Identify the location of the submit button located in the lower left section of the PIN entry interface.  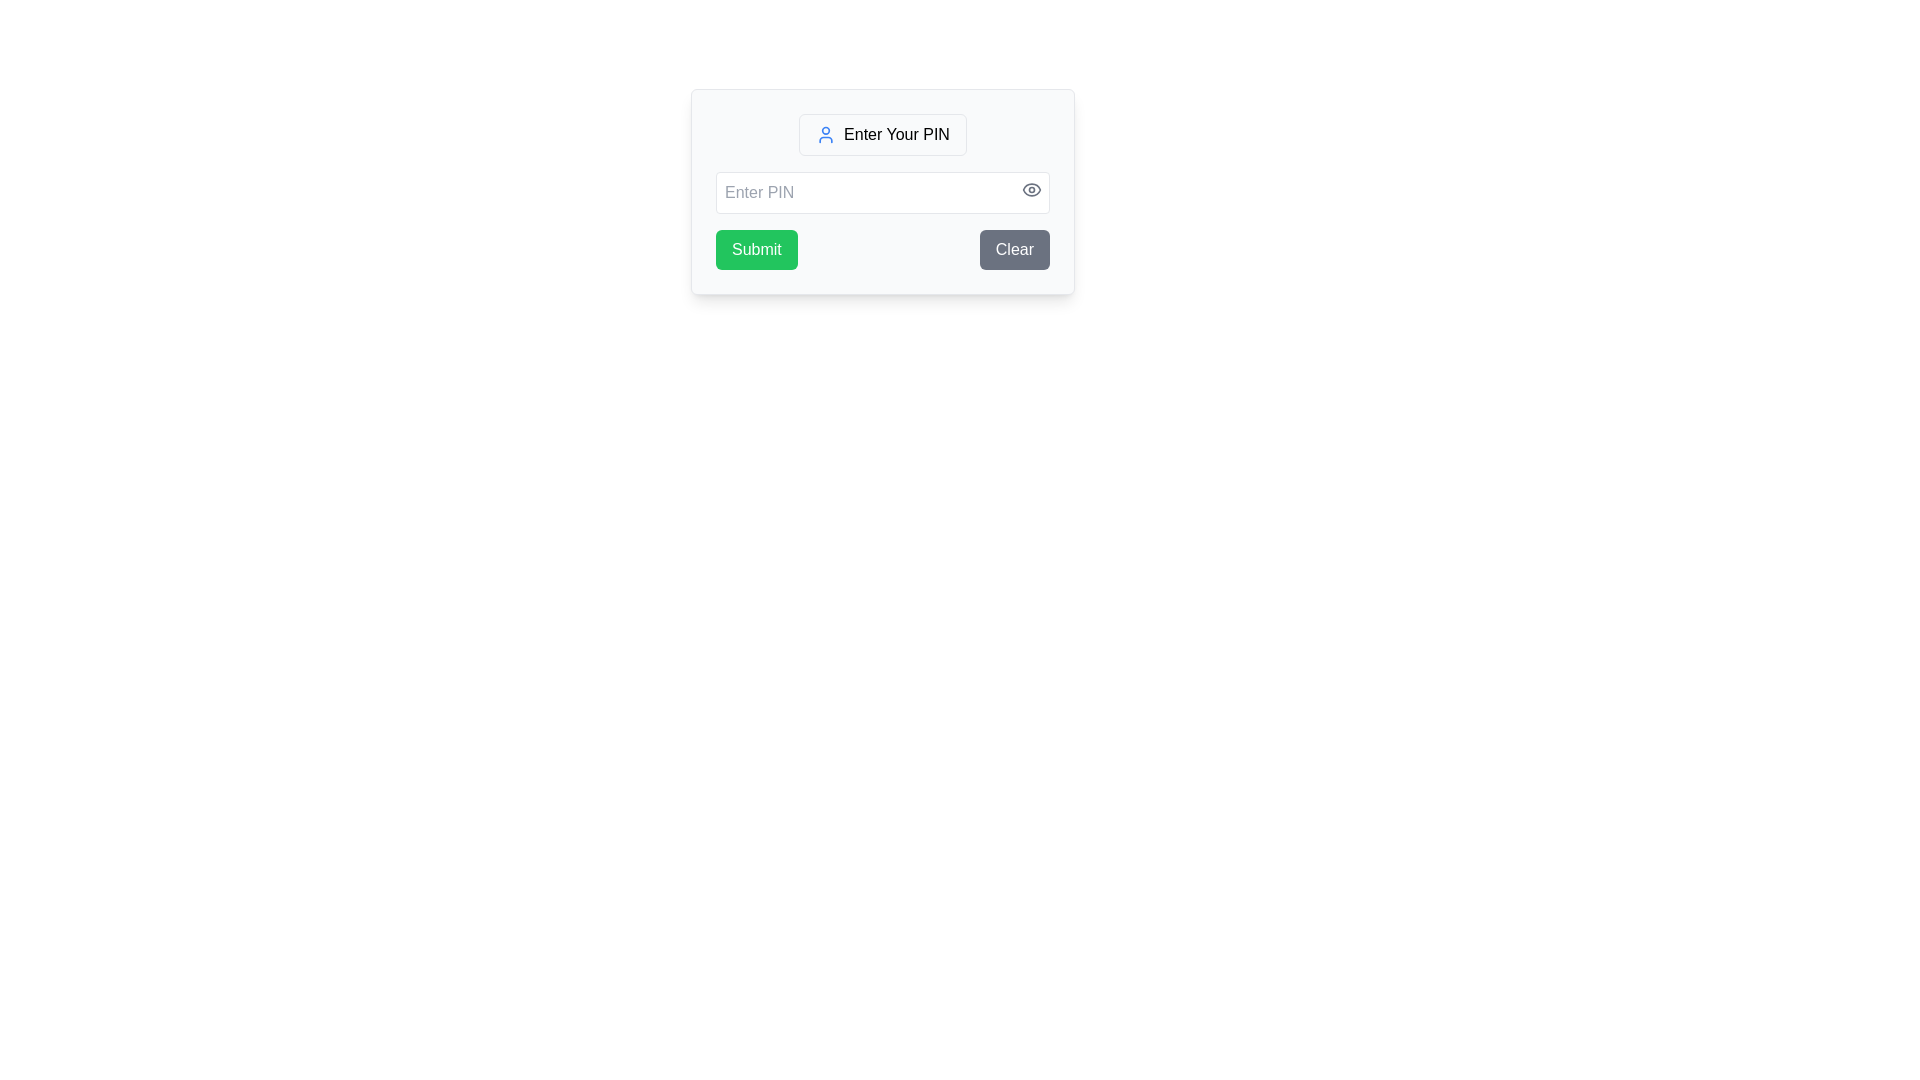
(755, 249).